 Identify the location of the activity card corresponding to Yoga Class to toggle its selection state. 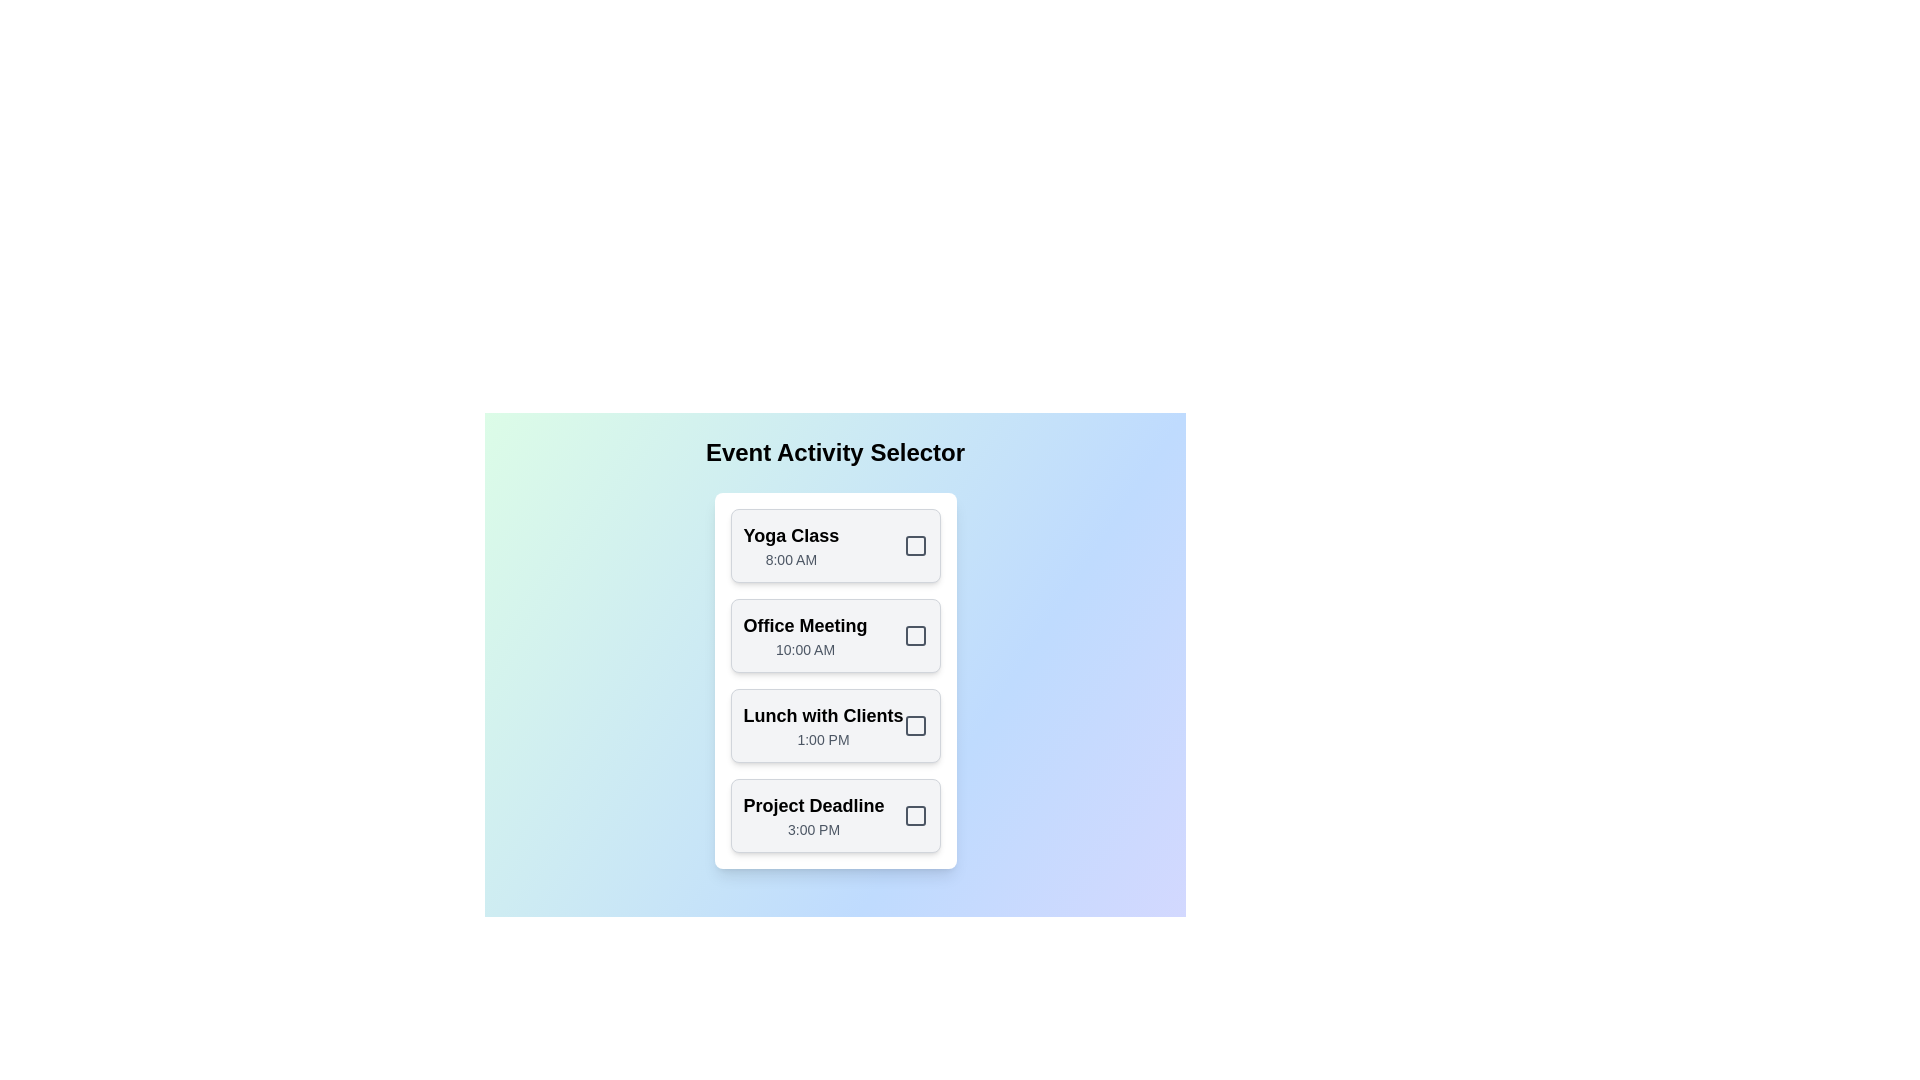
(835, 546).